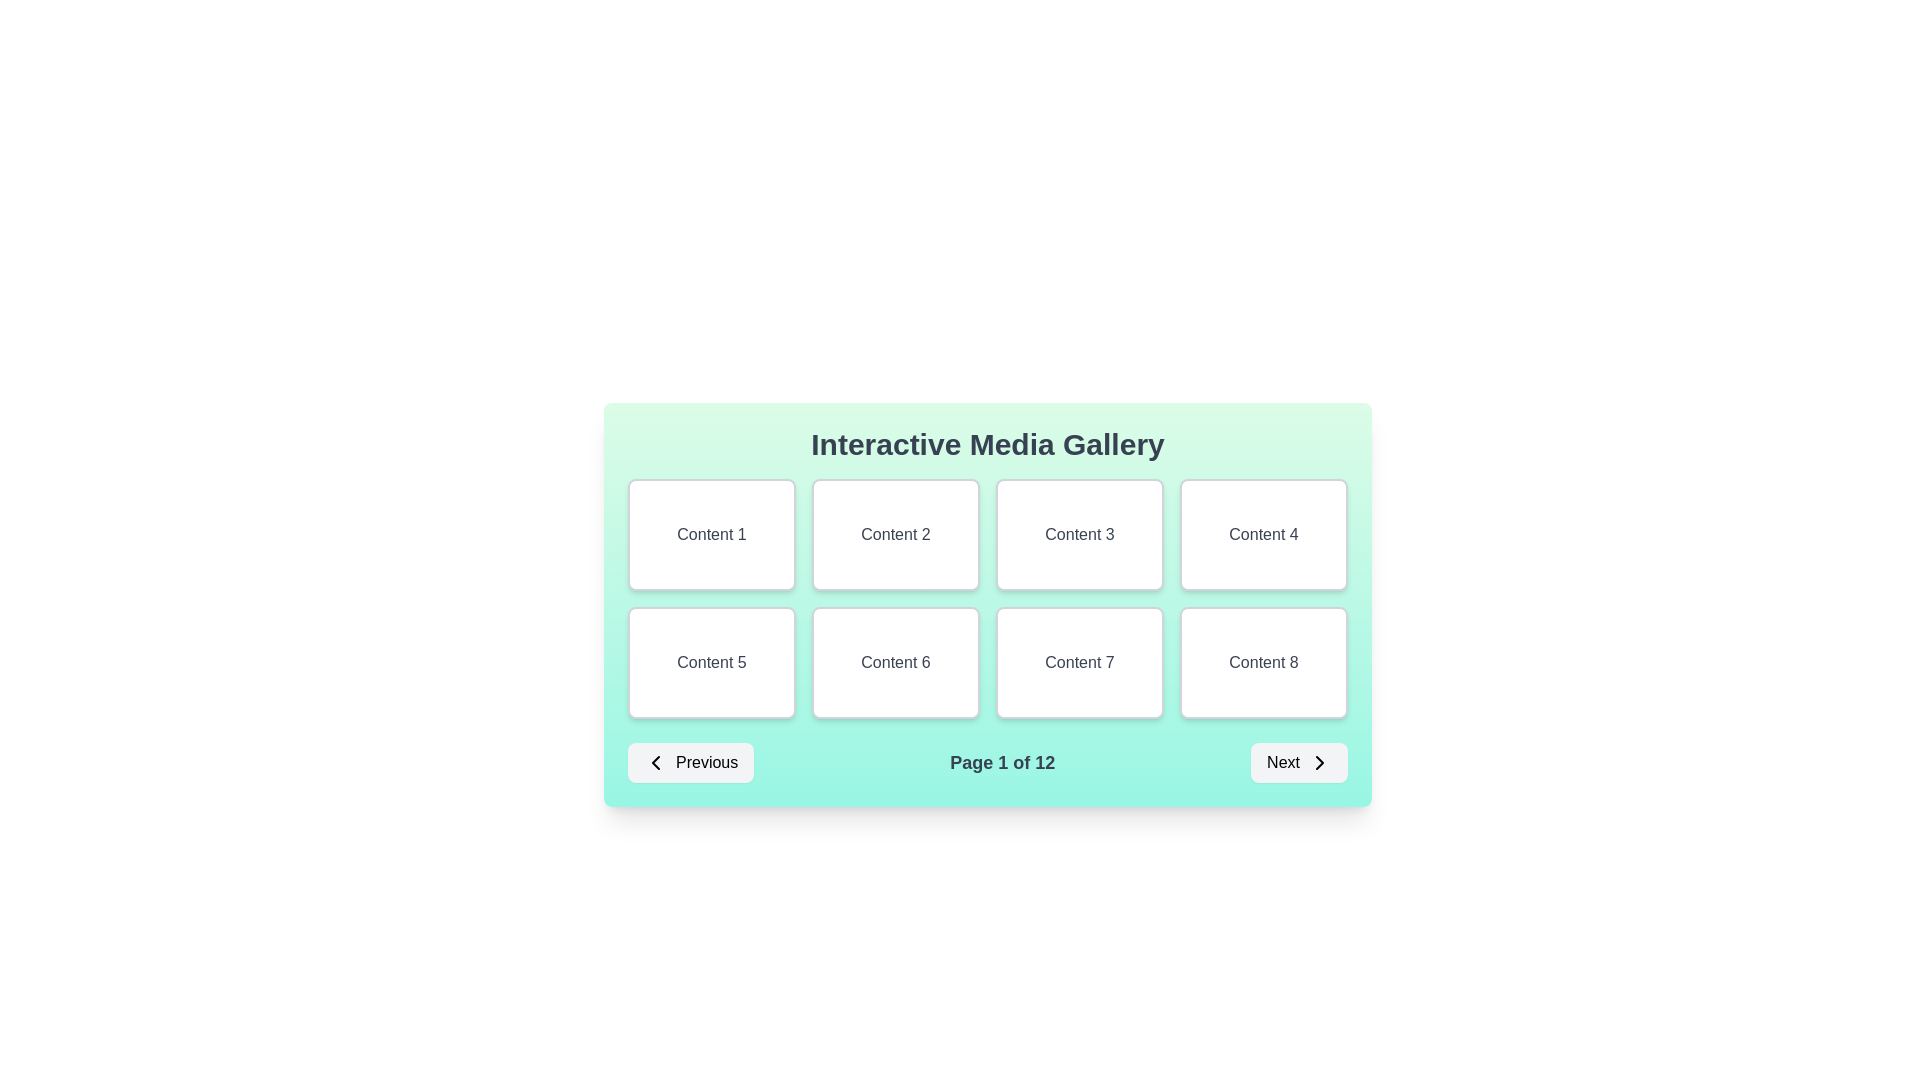 The image size is (1920, 1080). What do you see at coordinates (895, 663) in the screenshot?
I see `the button located in the second row and second column of a 4x2 grid layout, which serves as a selectable item for navigation or content selection` at bounding box center [895, 663].